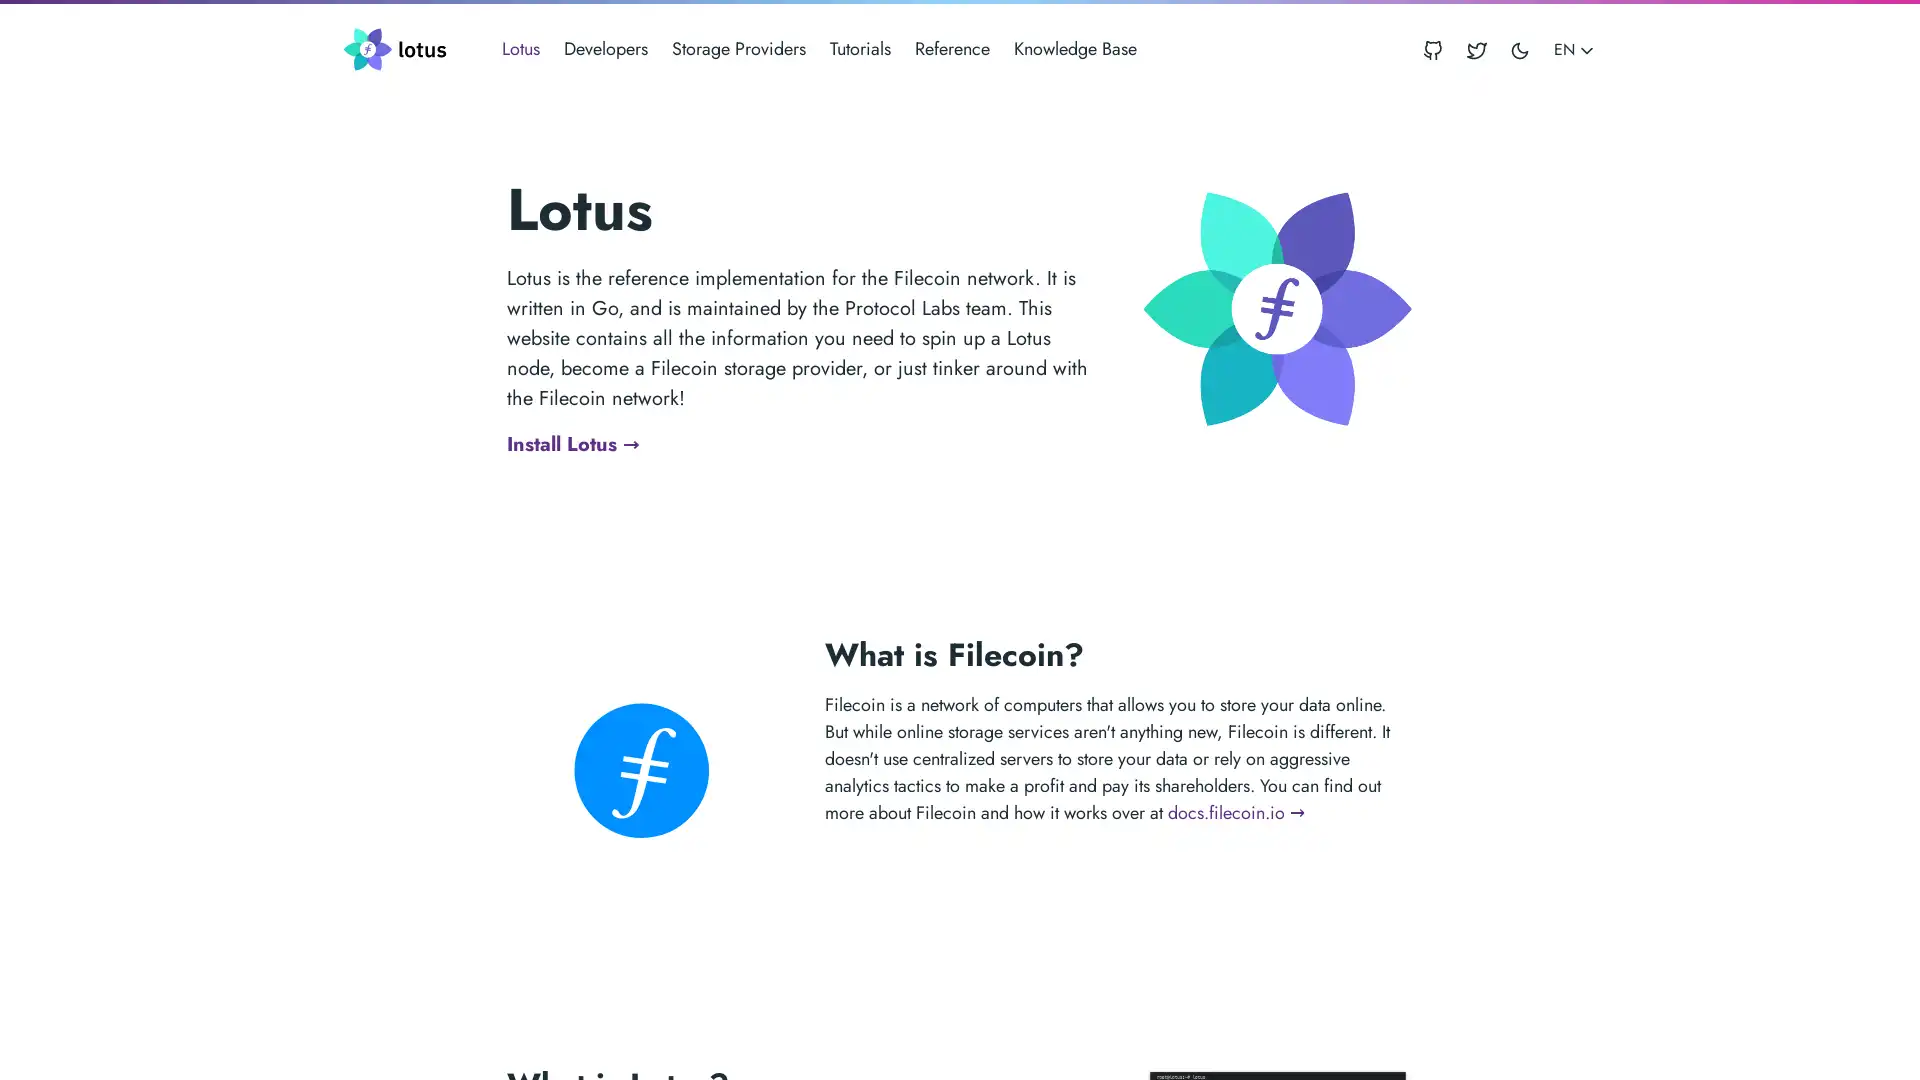  I want to click on Toggle user interface mode, so click(1520, 48).